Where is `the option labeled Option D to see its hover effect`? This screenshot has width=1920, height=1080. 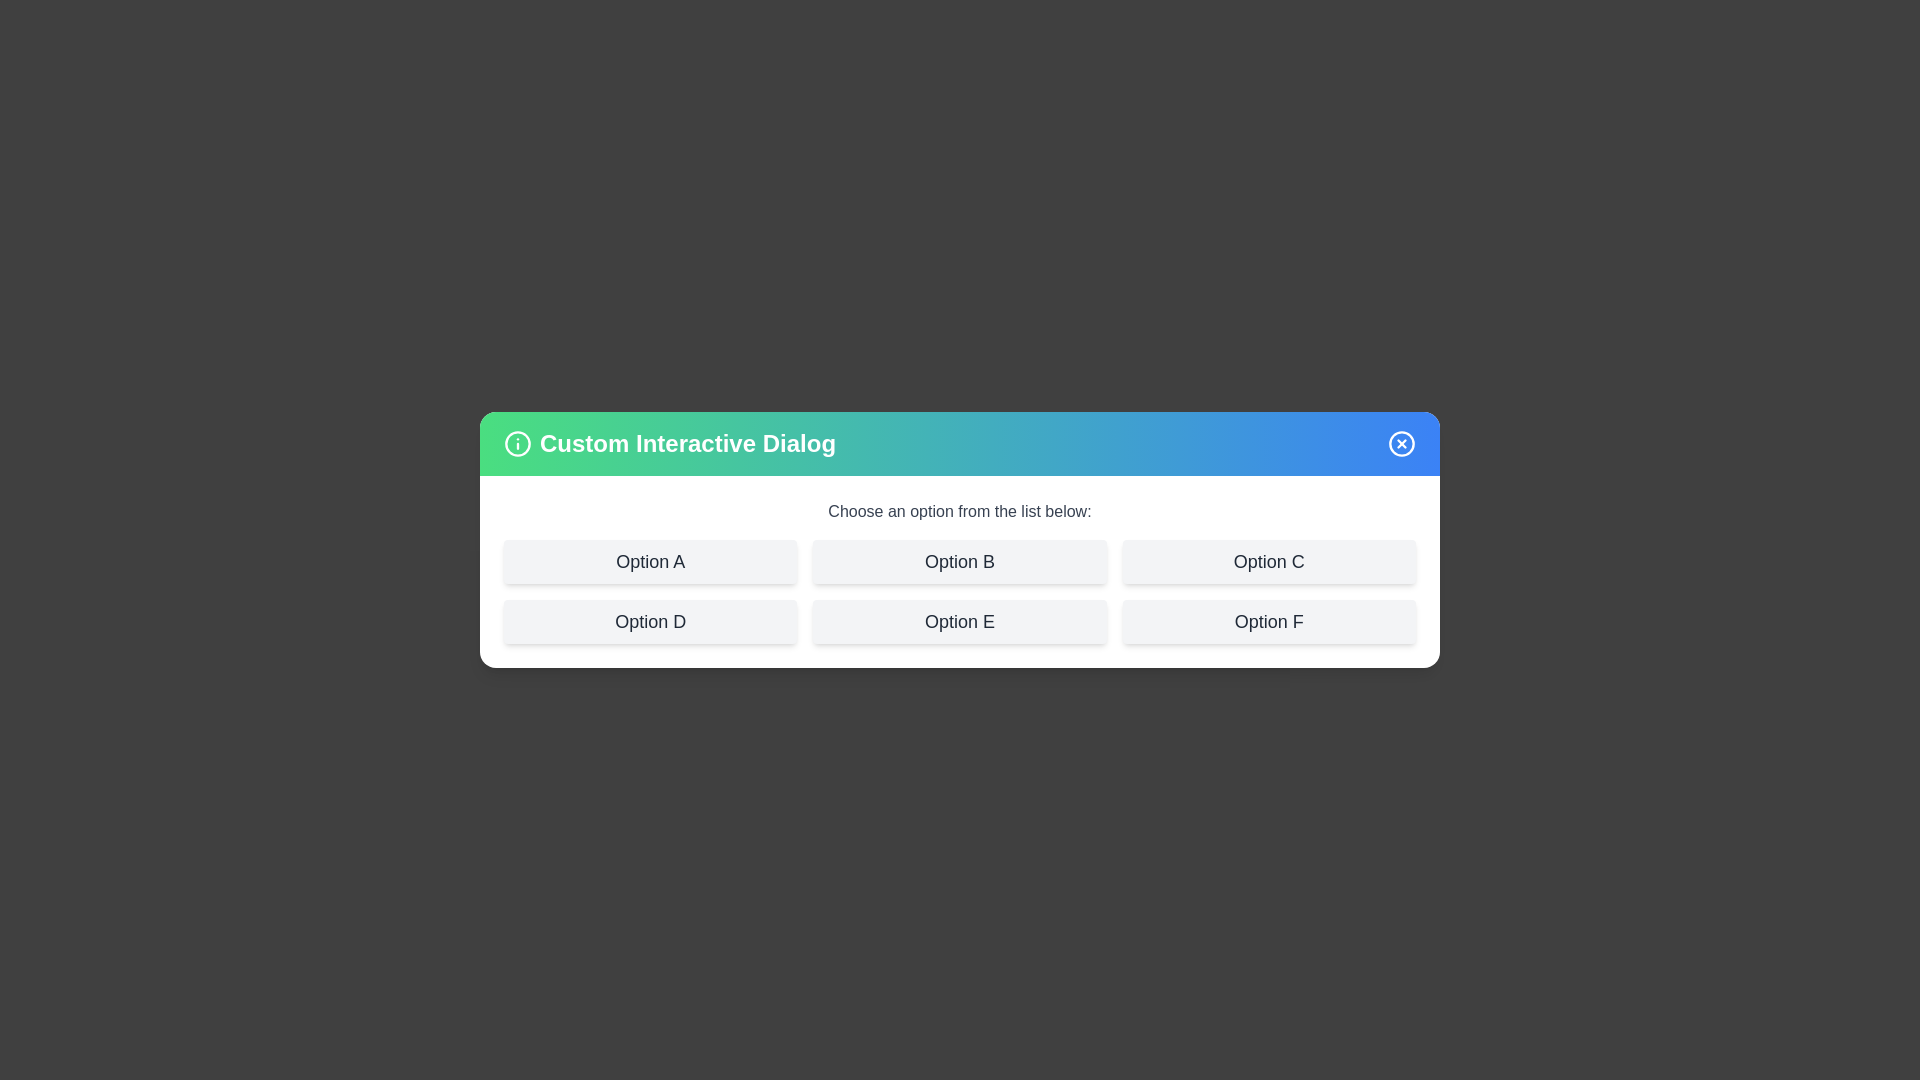
the option labeled Option D to see its hover effect is located at coordinates (650, 620).